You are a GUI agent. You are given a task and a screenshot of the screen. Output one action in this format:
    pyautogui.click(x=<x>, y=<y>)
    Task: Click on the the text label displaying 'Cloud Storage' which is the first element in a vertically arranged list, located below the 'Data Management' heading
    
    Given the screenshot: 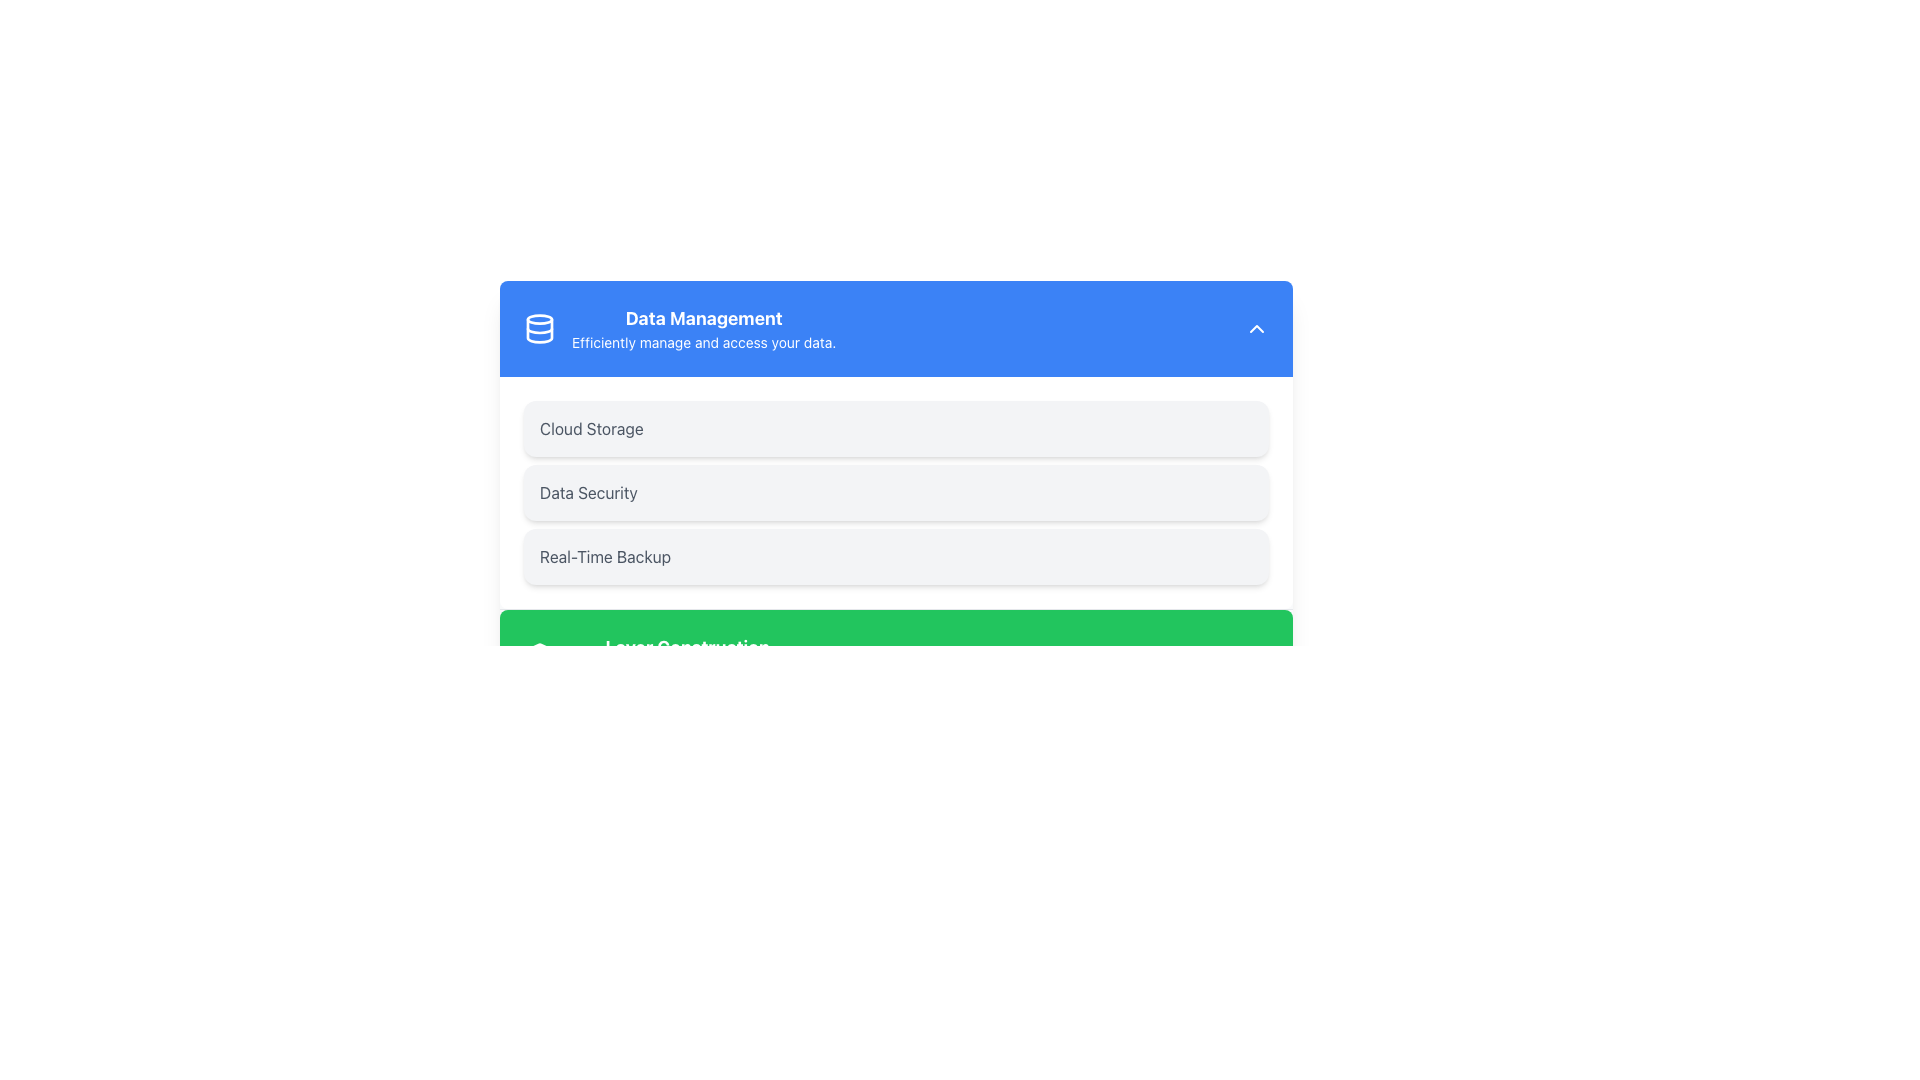 What is the action you would take?
    pyautogui.click(x=590, y=427)
    